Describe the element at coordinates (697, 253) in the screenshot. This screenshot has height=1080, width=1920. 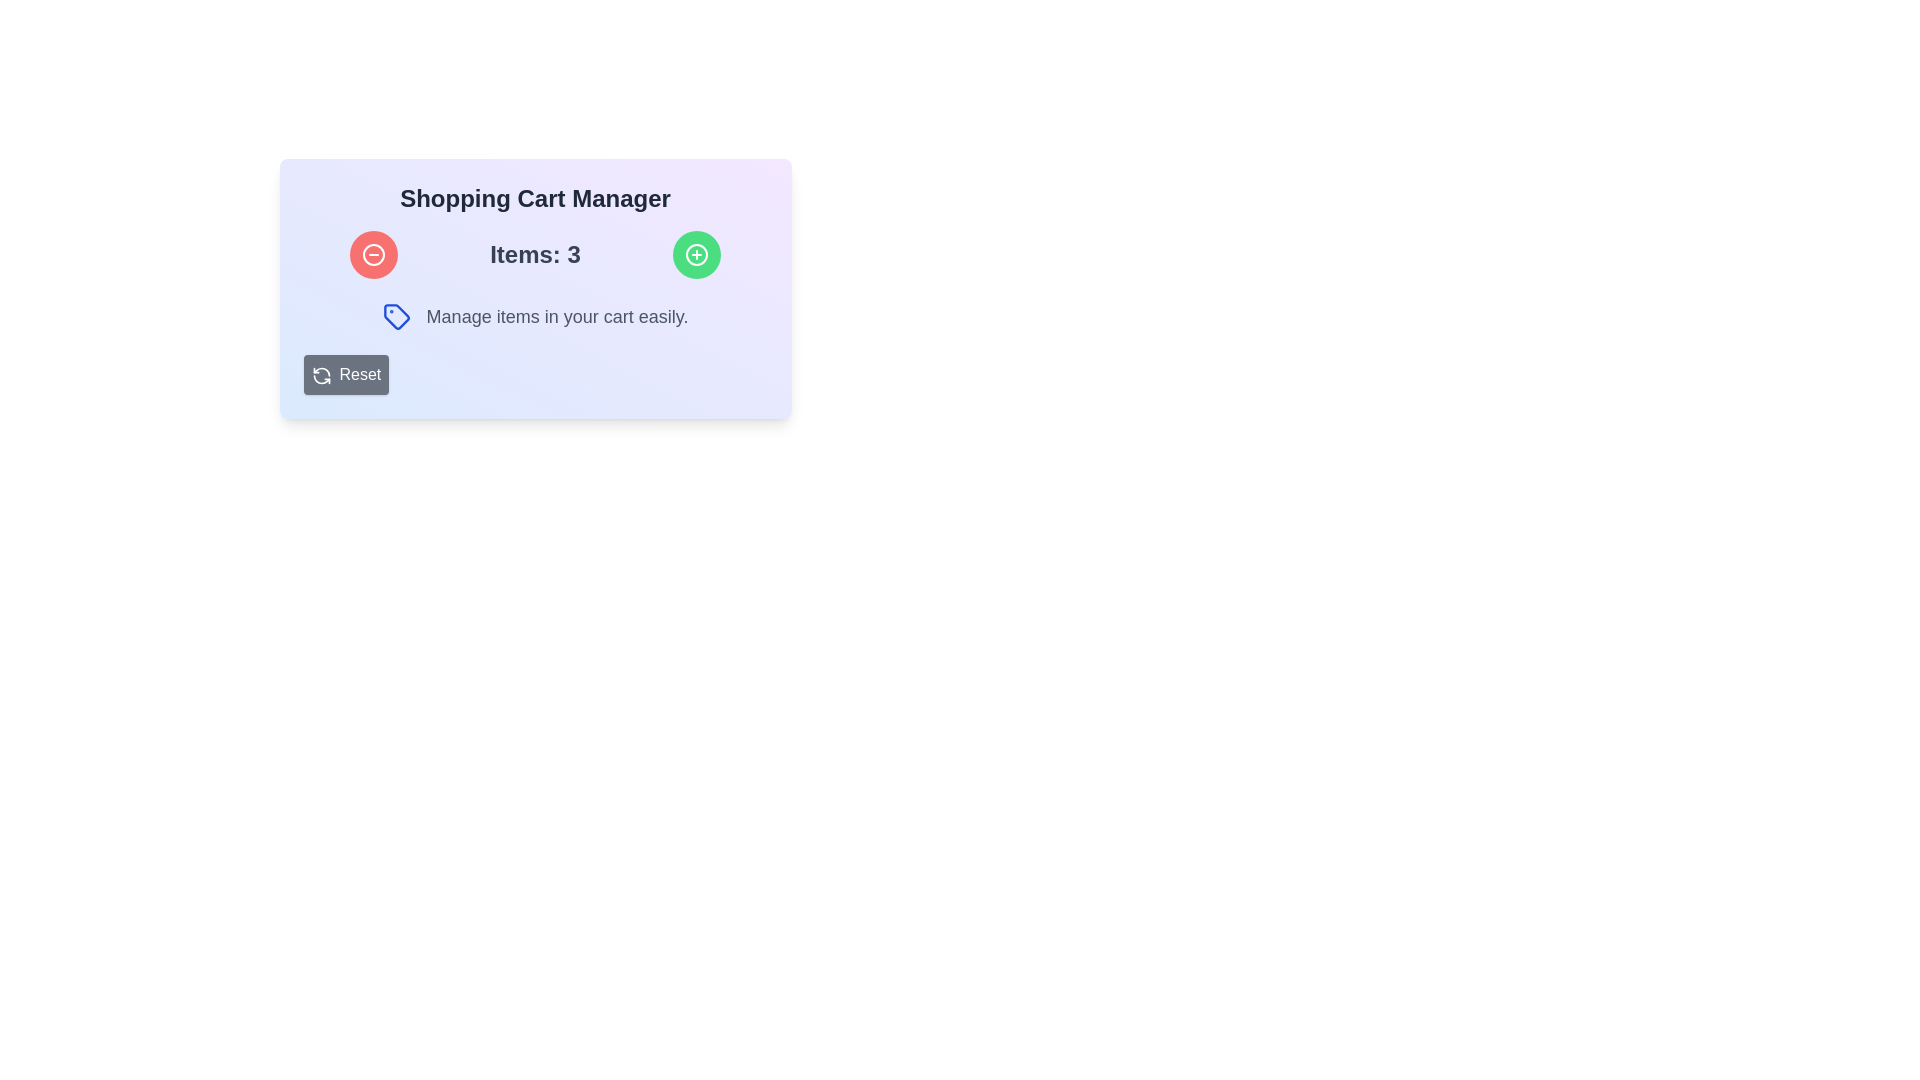
I see `the plus icon located at the top right of the main card under the 'Shopping Cart Manager' heading` at that location.